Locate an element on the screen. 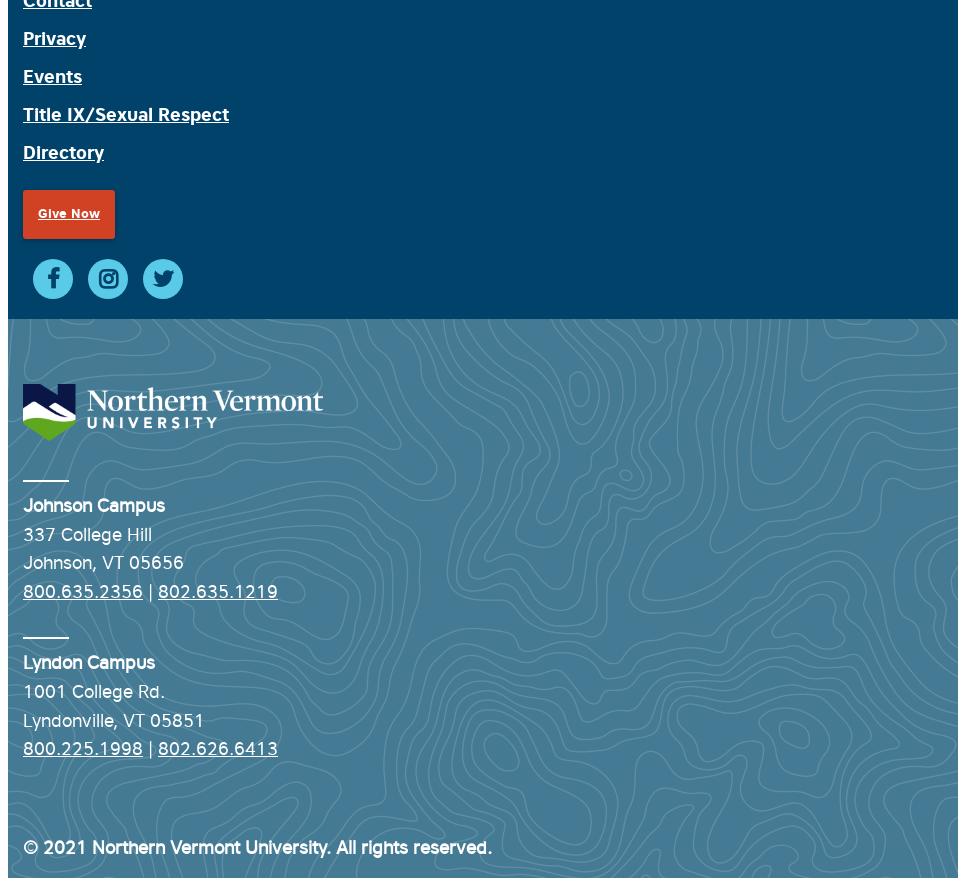 The image size is (980, 884). 'Directory' is located at coordinates (23, 152).